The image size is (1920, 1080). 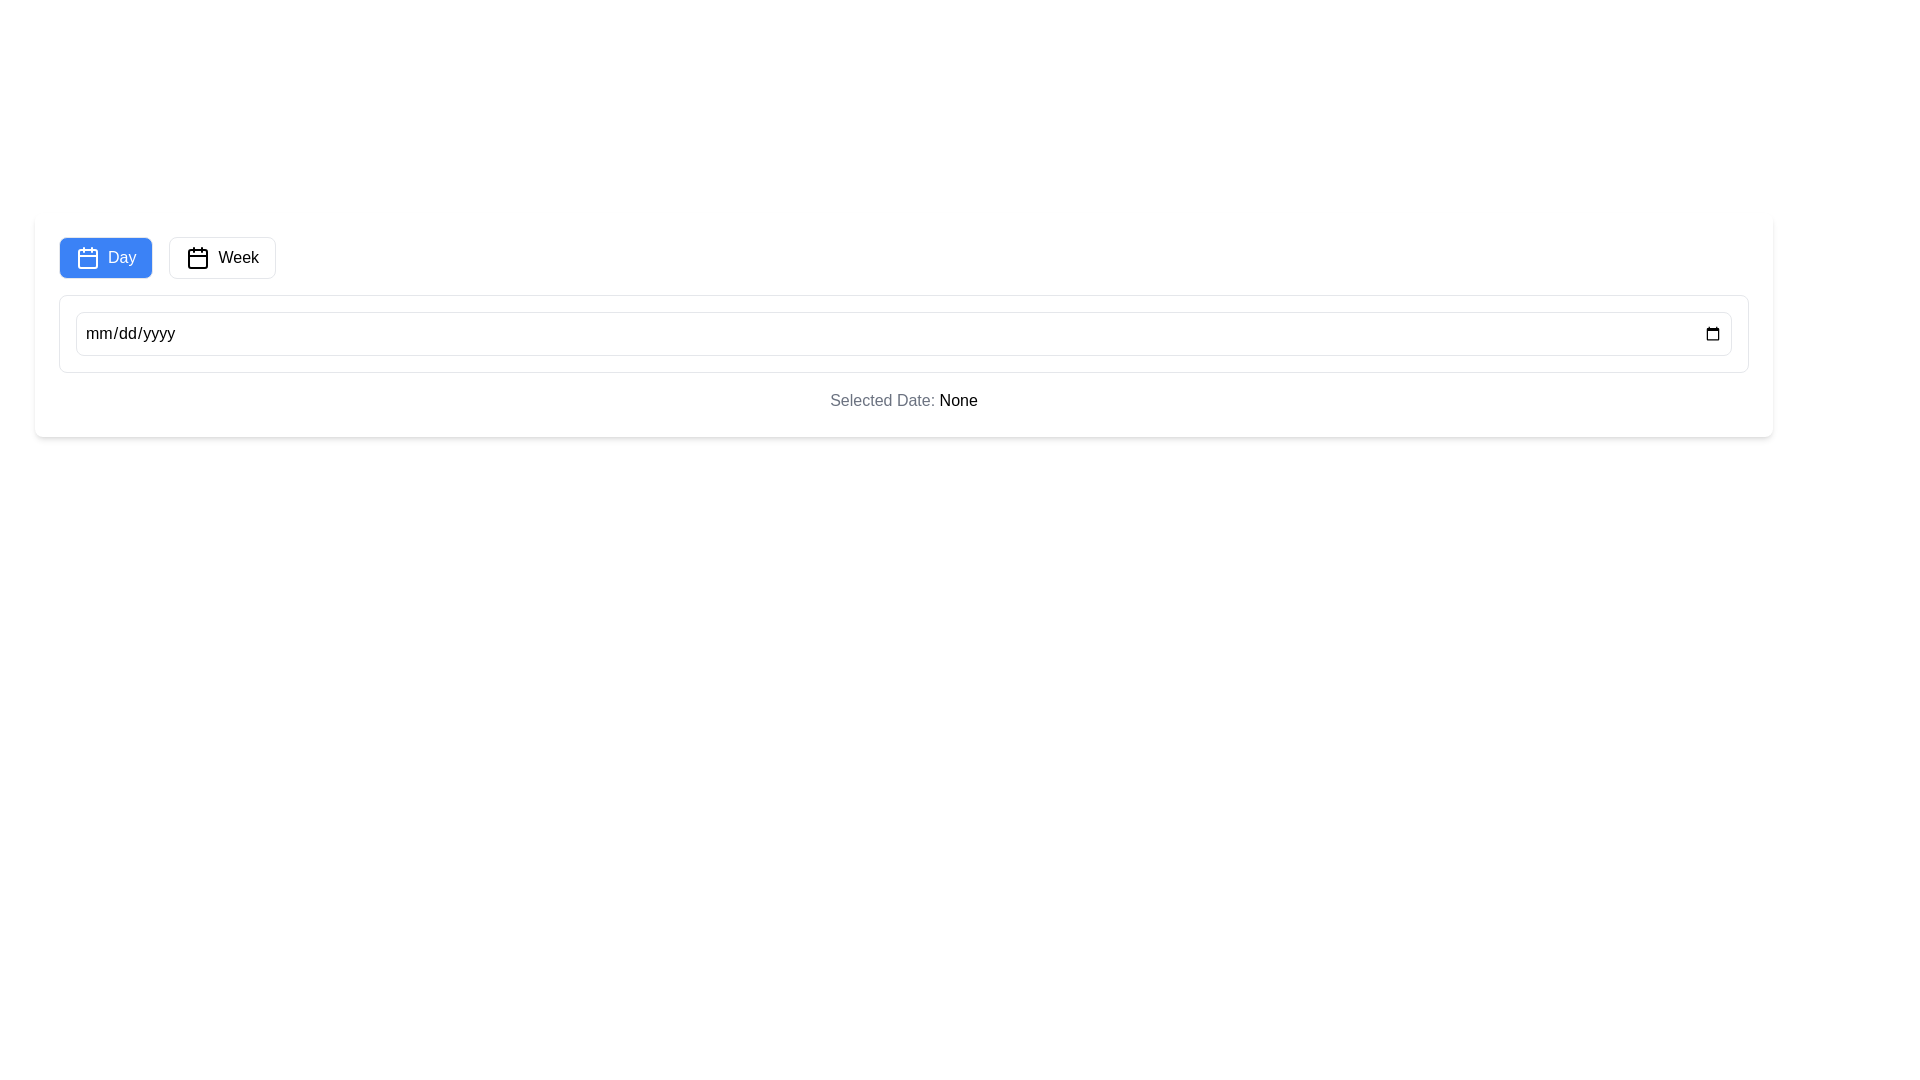 I want to click on the rounded rectangular button labeled 'Week' which has a white background and a black calendar icon, positioned to the right of the blue button labeled 'Day', so click(x=222, y=257).